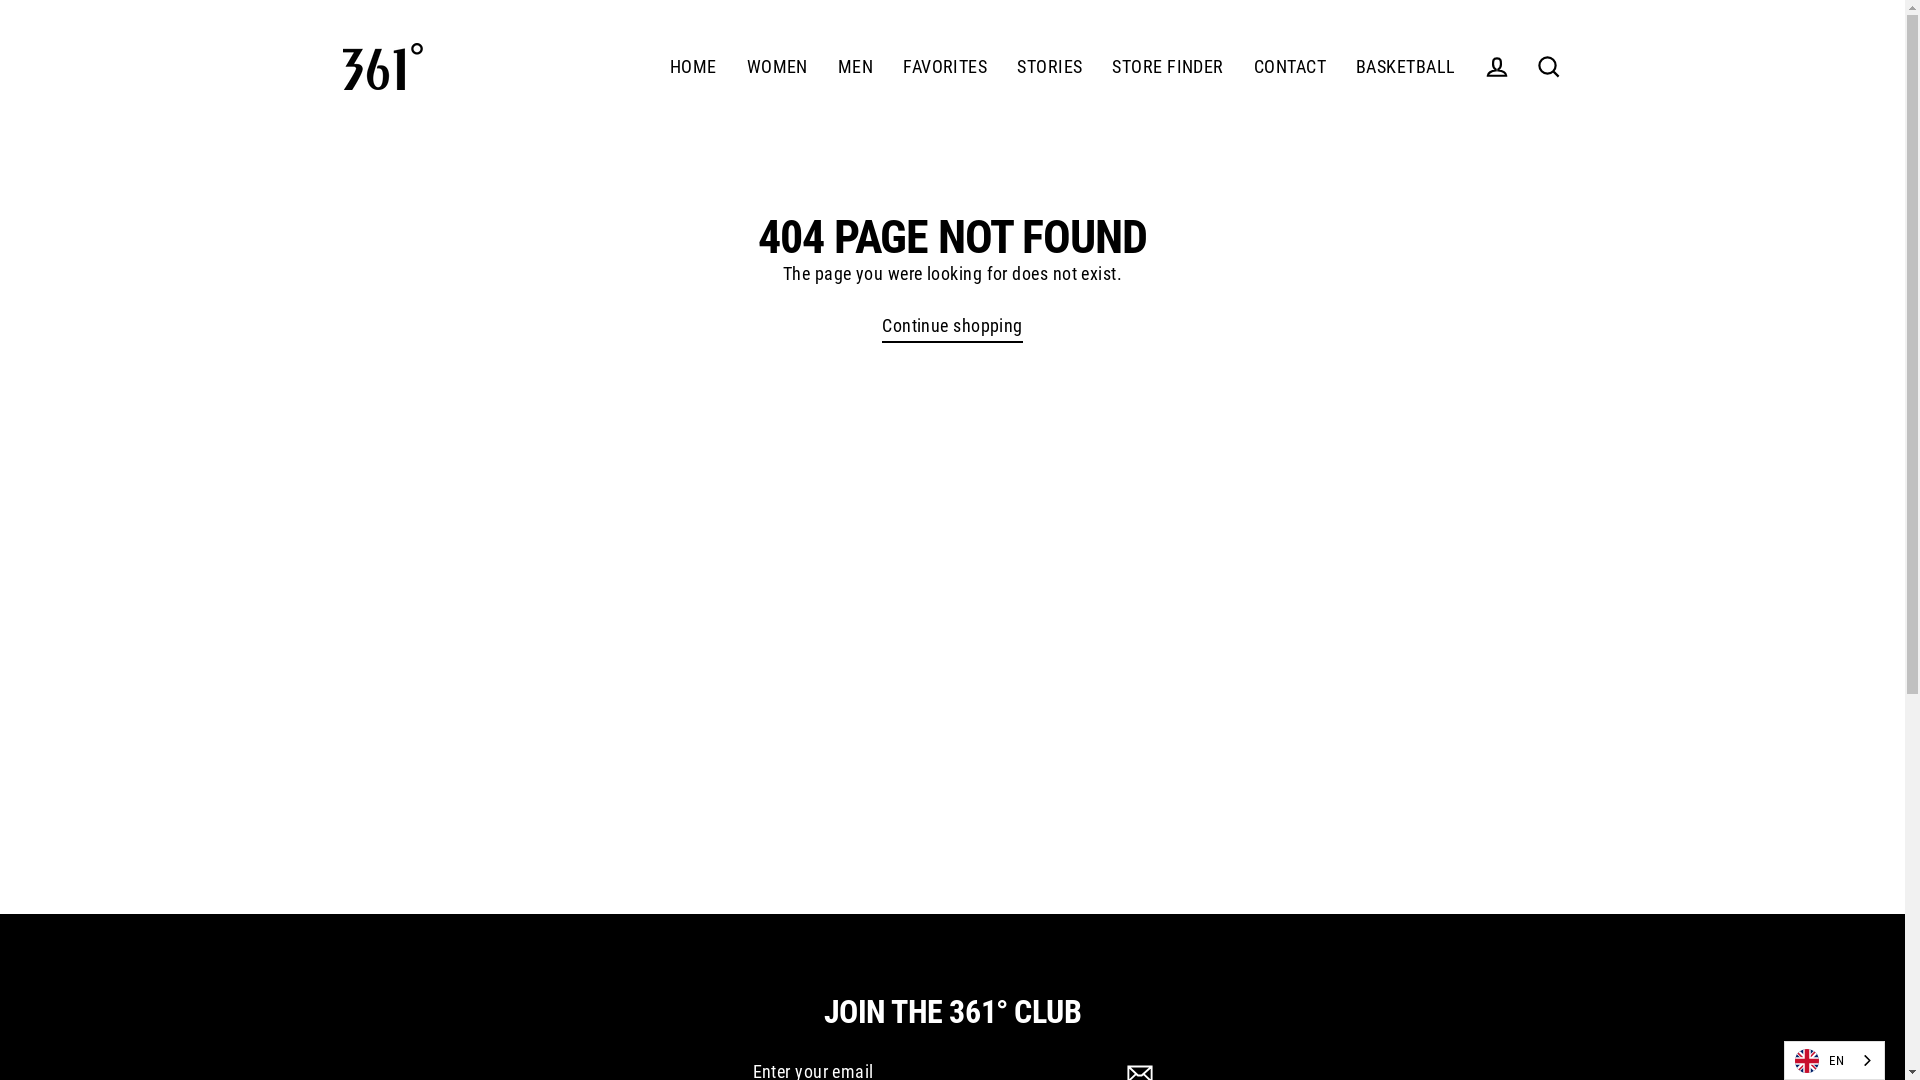 The image size is (1920, 1080). Describe the element at coordinates (951, 326) in the screenshot. I see `'Continue shopping'` at that location.